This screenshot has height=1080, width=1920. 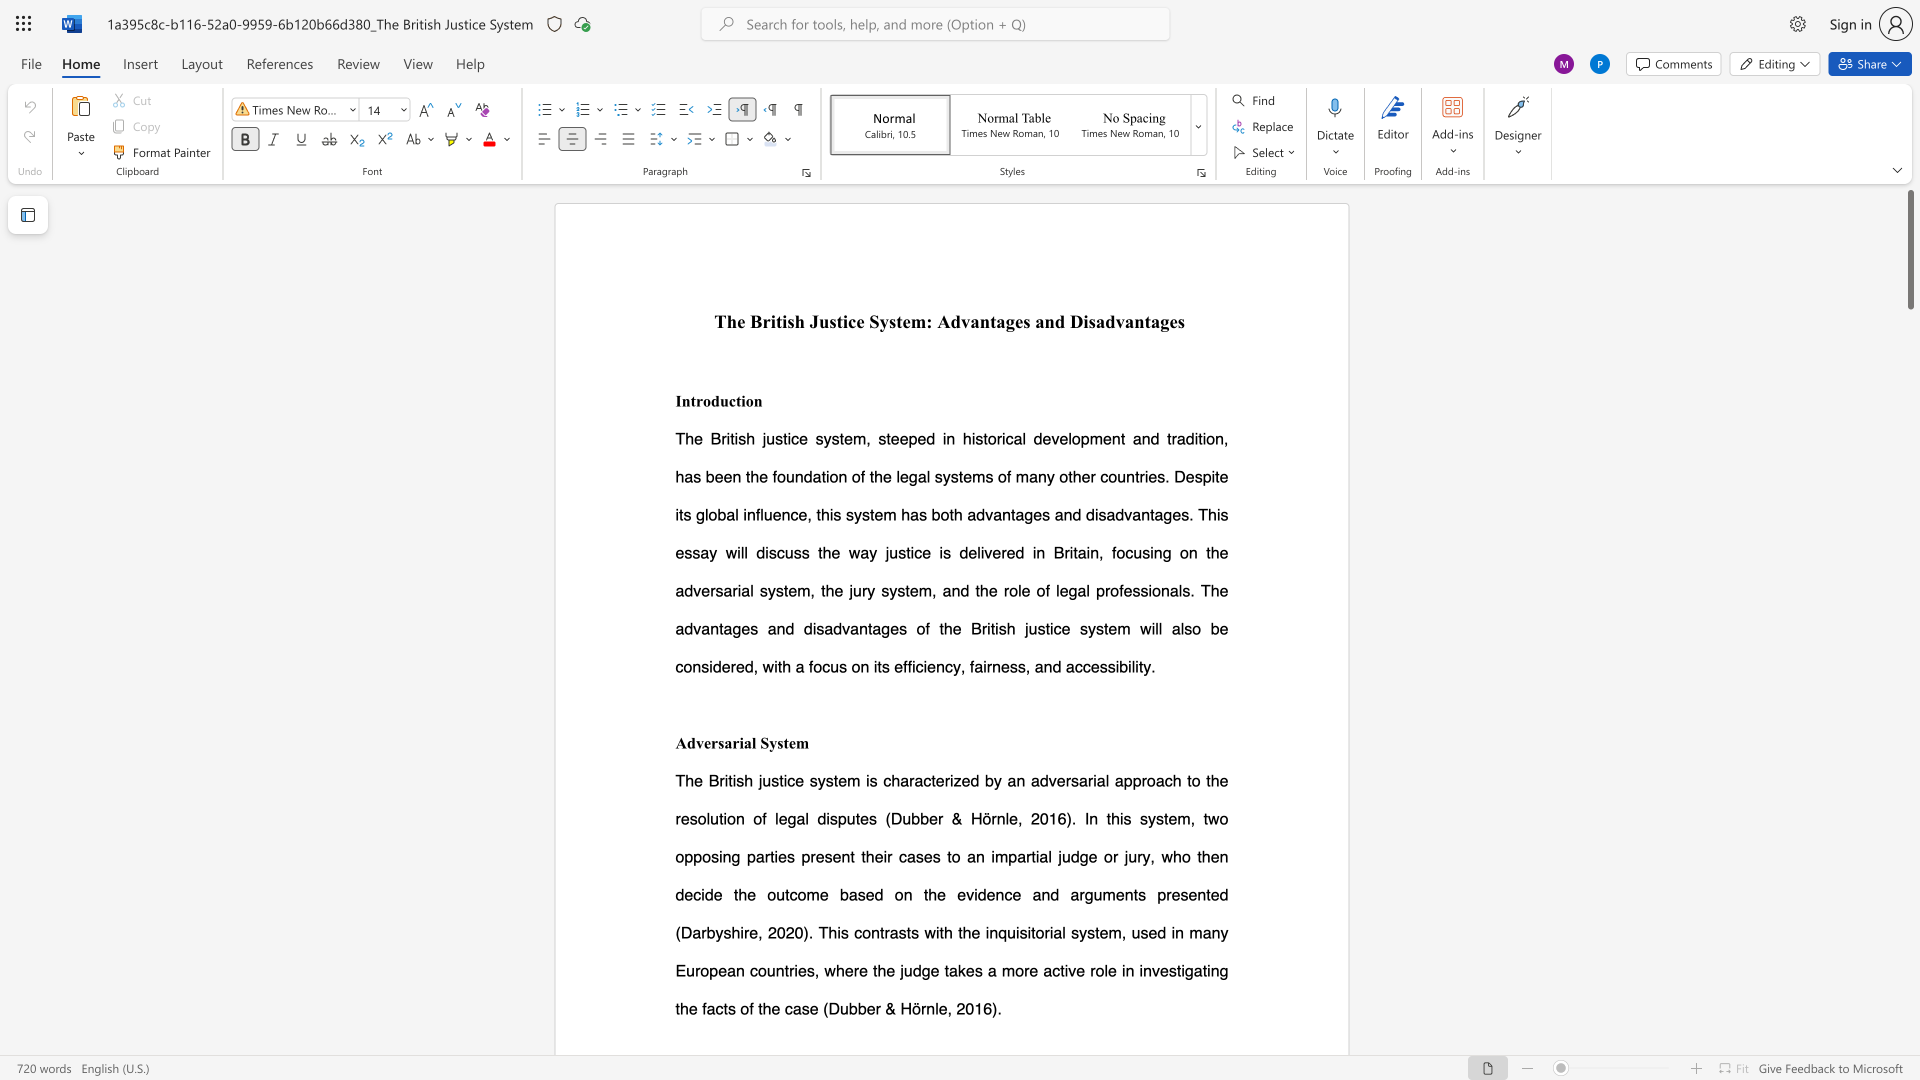 I want to click on the scrollbar to move the page down, so click(x=1909, y=479).